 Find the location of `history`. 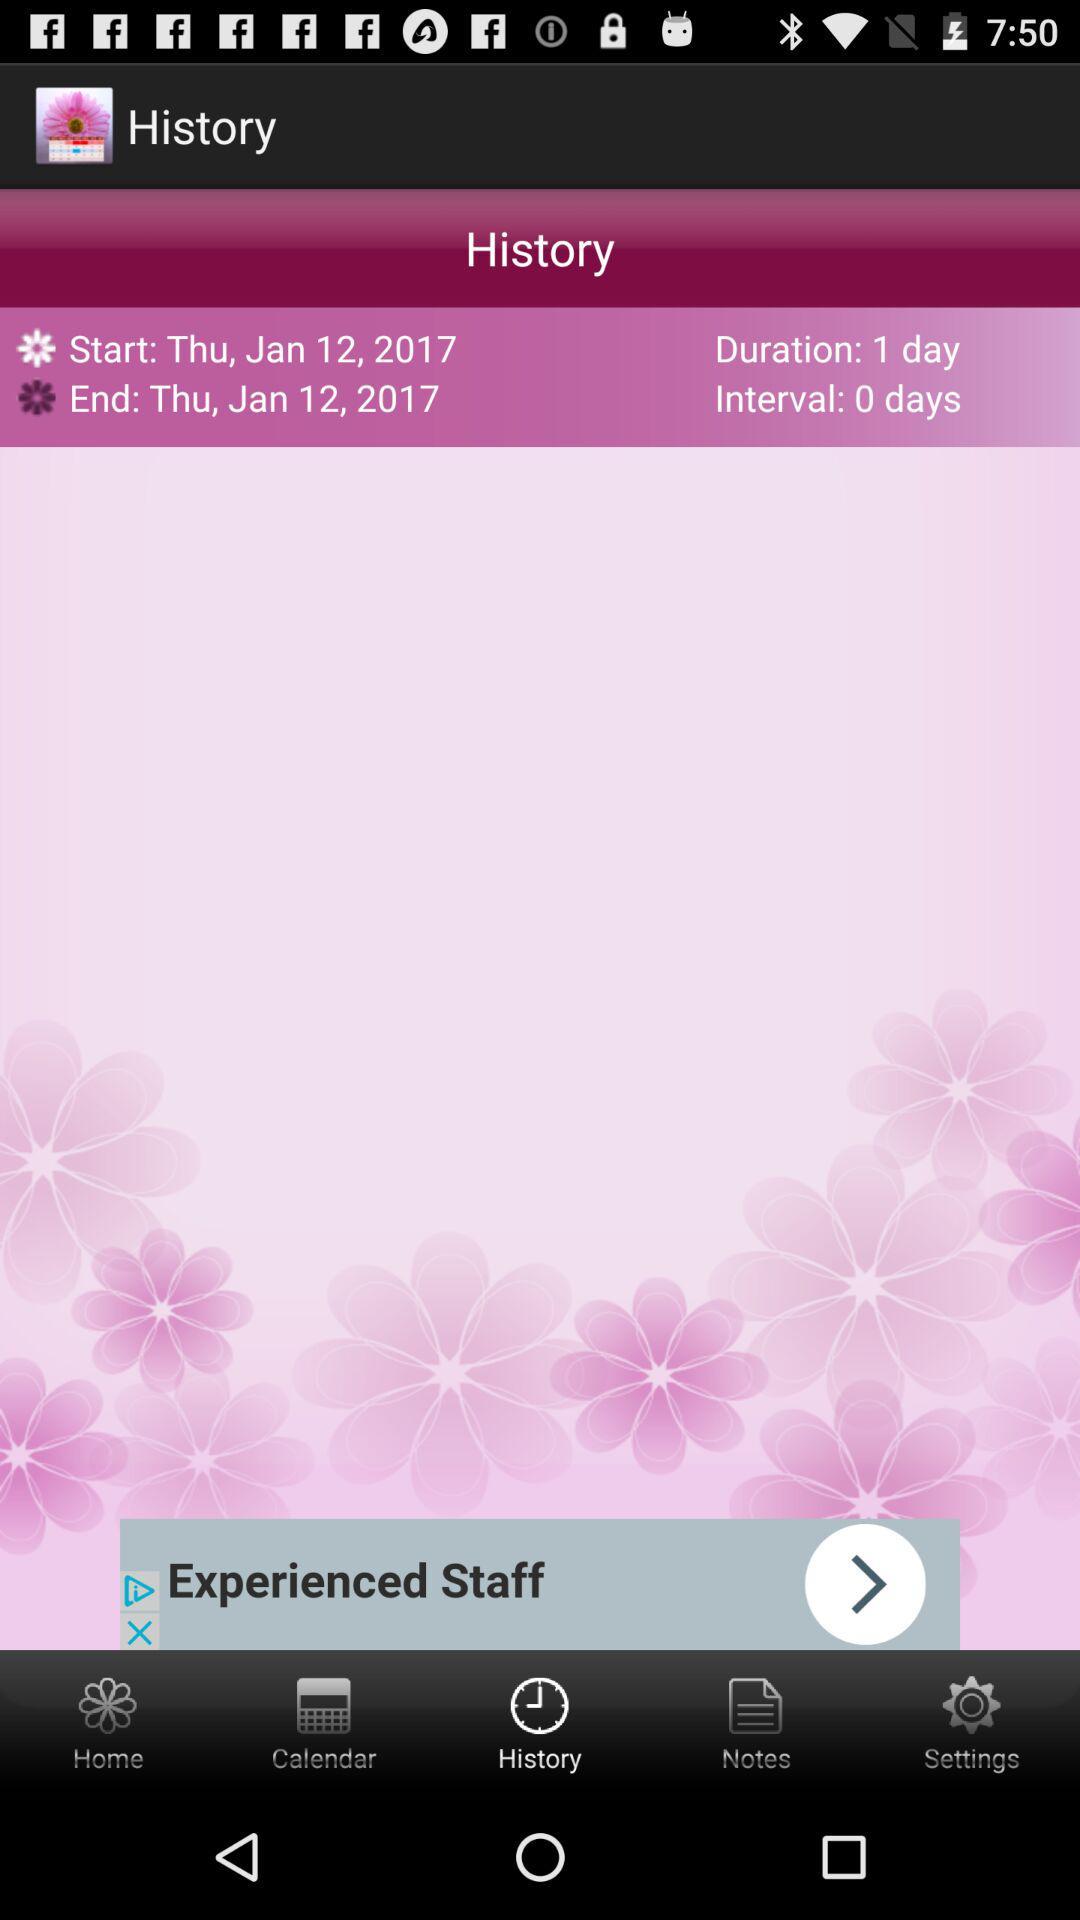

history is located at coordinates (540, 1721).